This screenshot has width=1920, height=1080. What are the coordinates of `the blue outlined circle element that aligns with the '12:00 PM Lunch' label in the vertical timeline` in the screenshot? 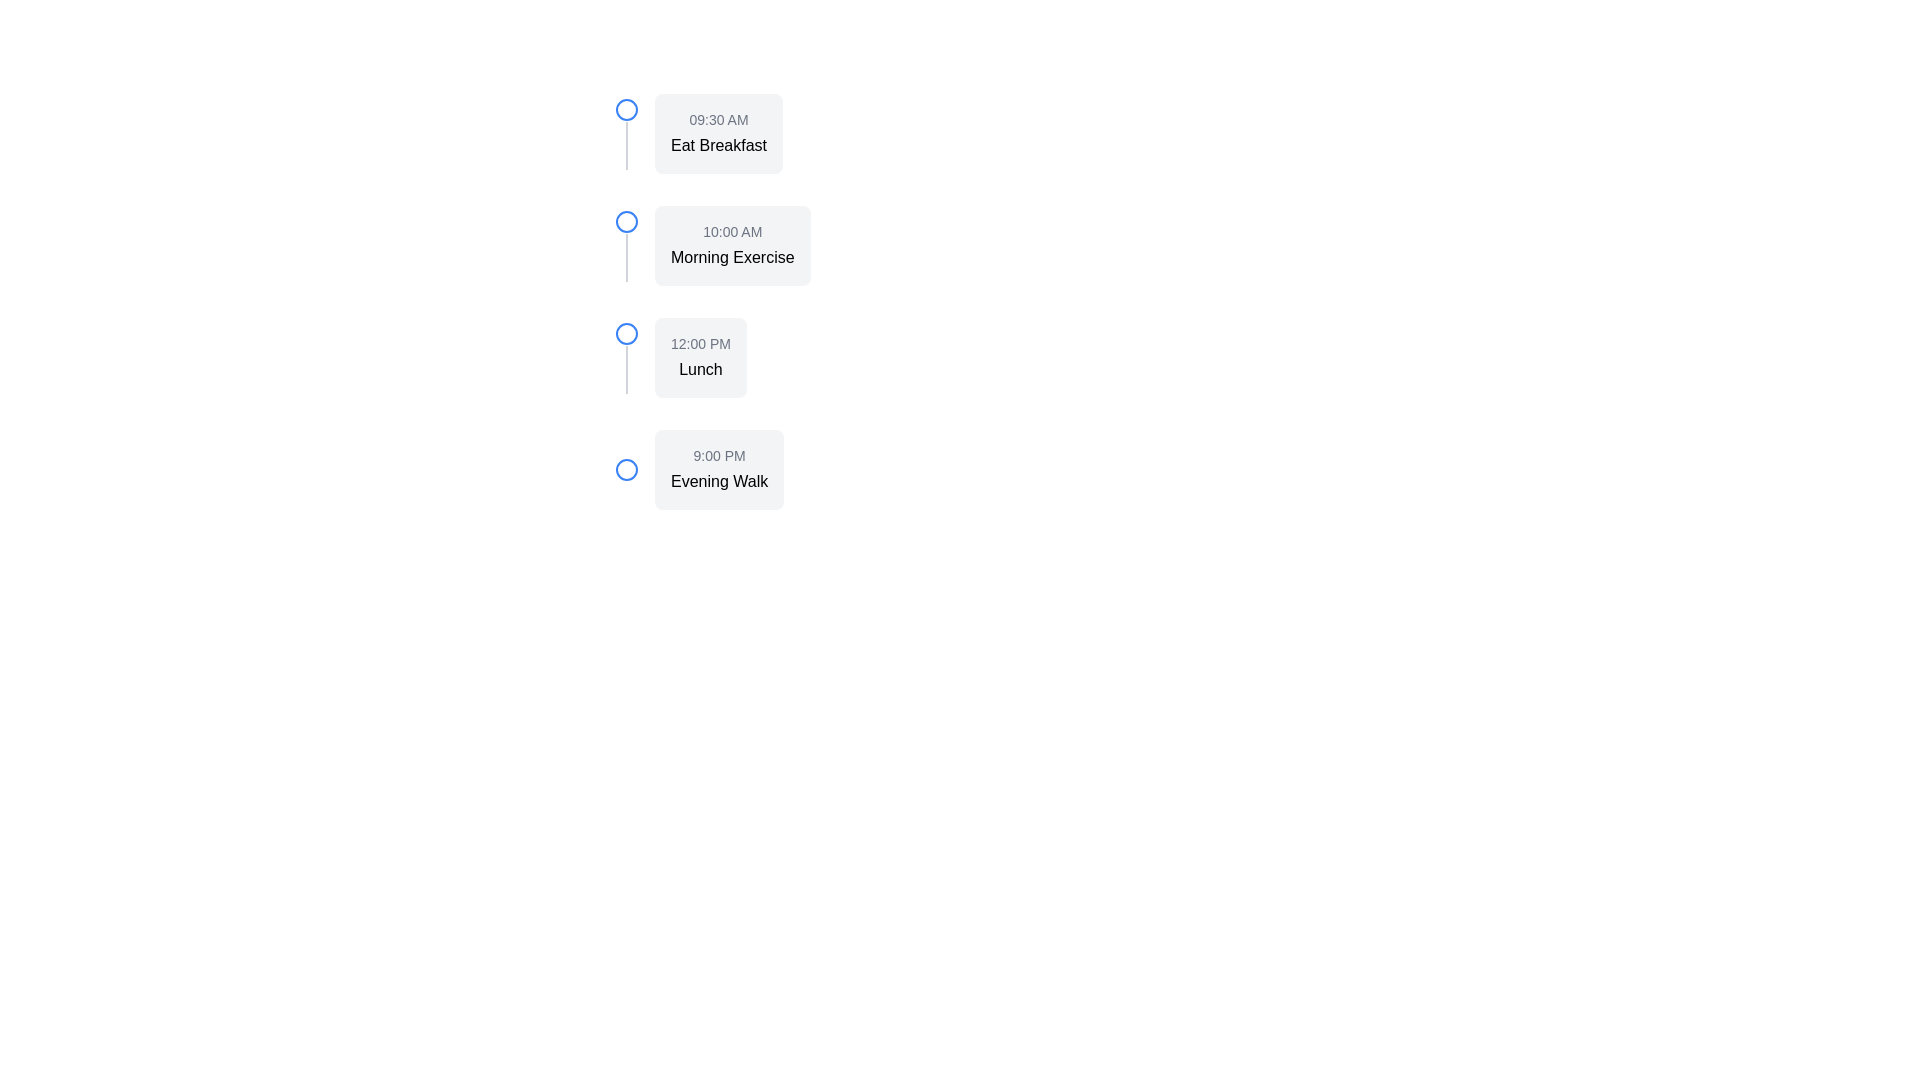 It's located at (626, 333).